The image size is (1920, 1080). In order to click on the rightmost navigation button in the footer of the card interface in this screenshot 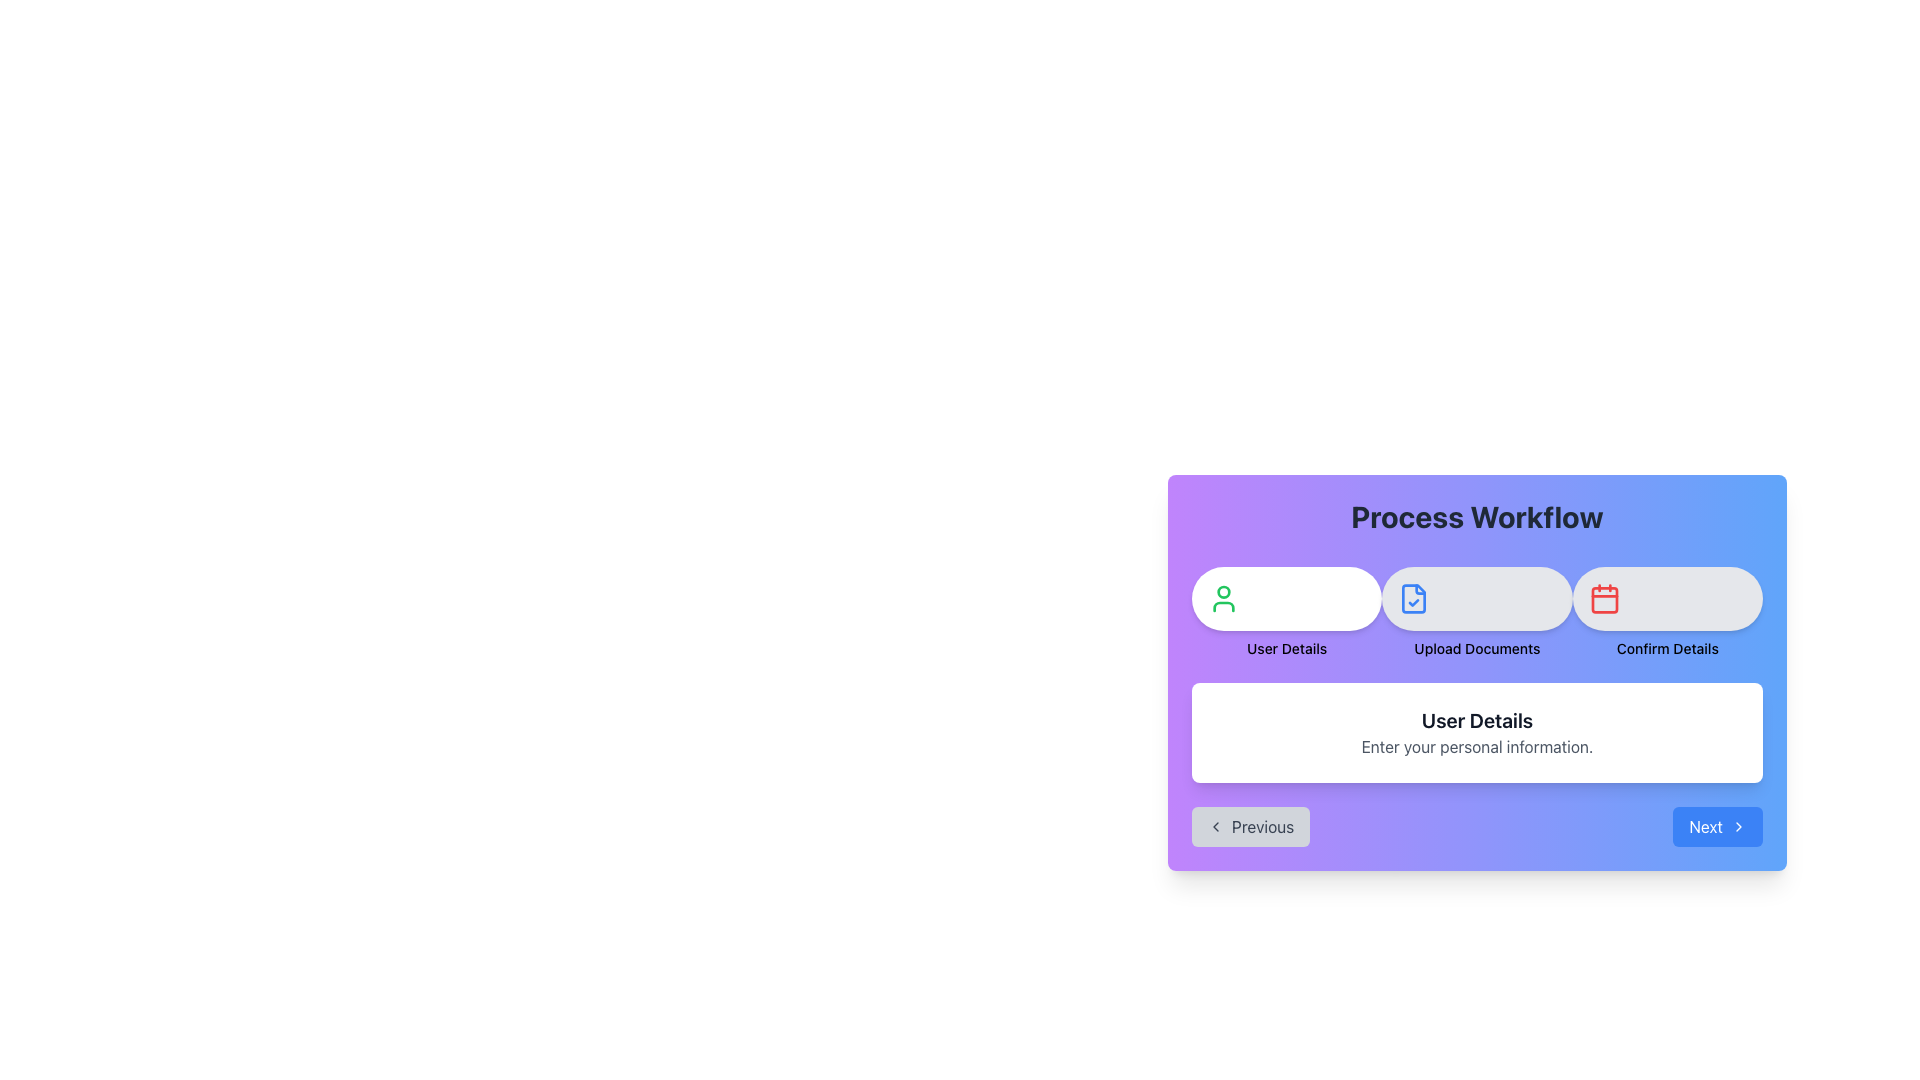, I will do `click(1717, 826)`.